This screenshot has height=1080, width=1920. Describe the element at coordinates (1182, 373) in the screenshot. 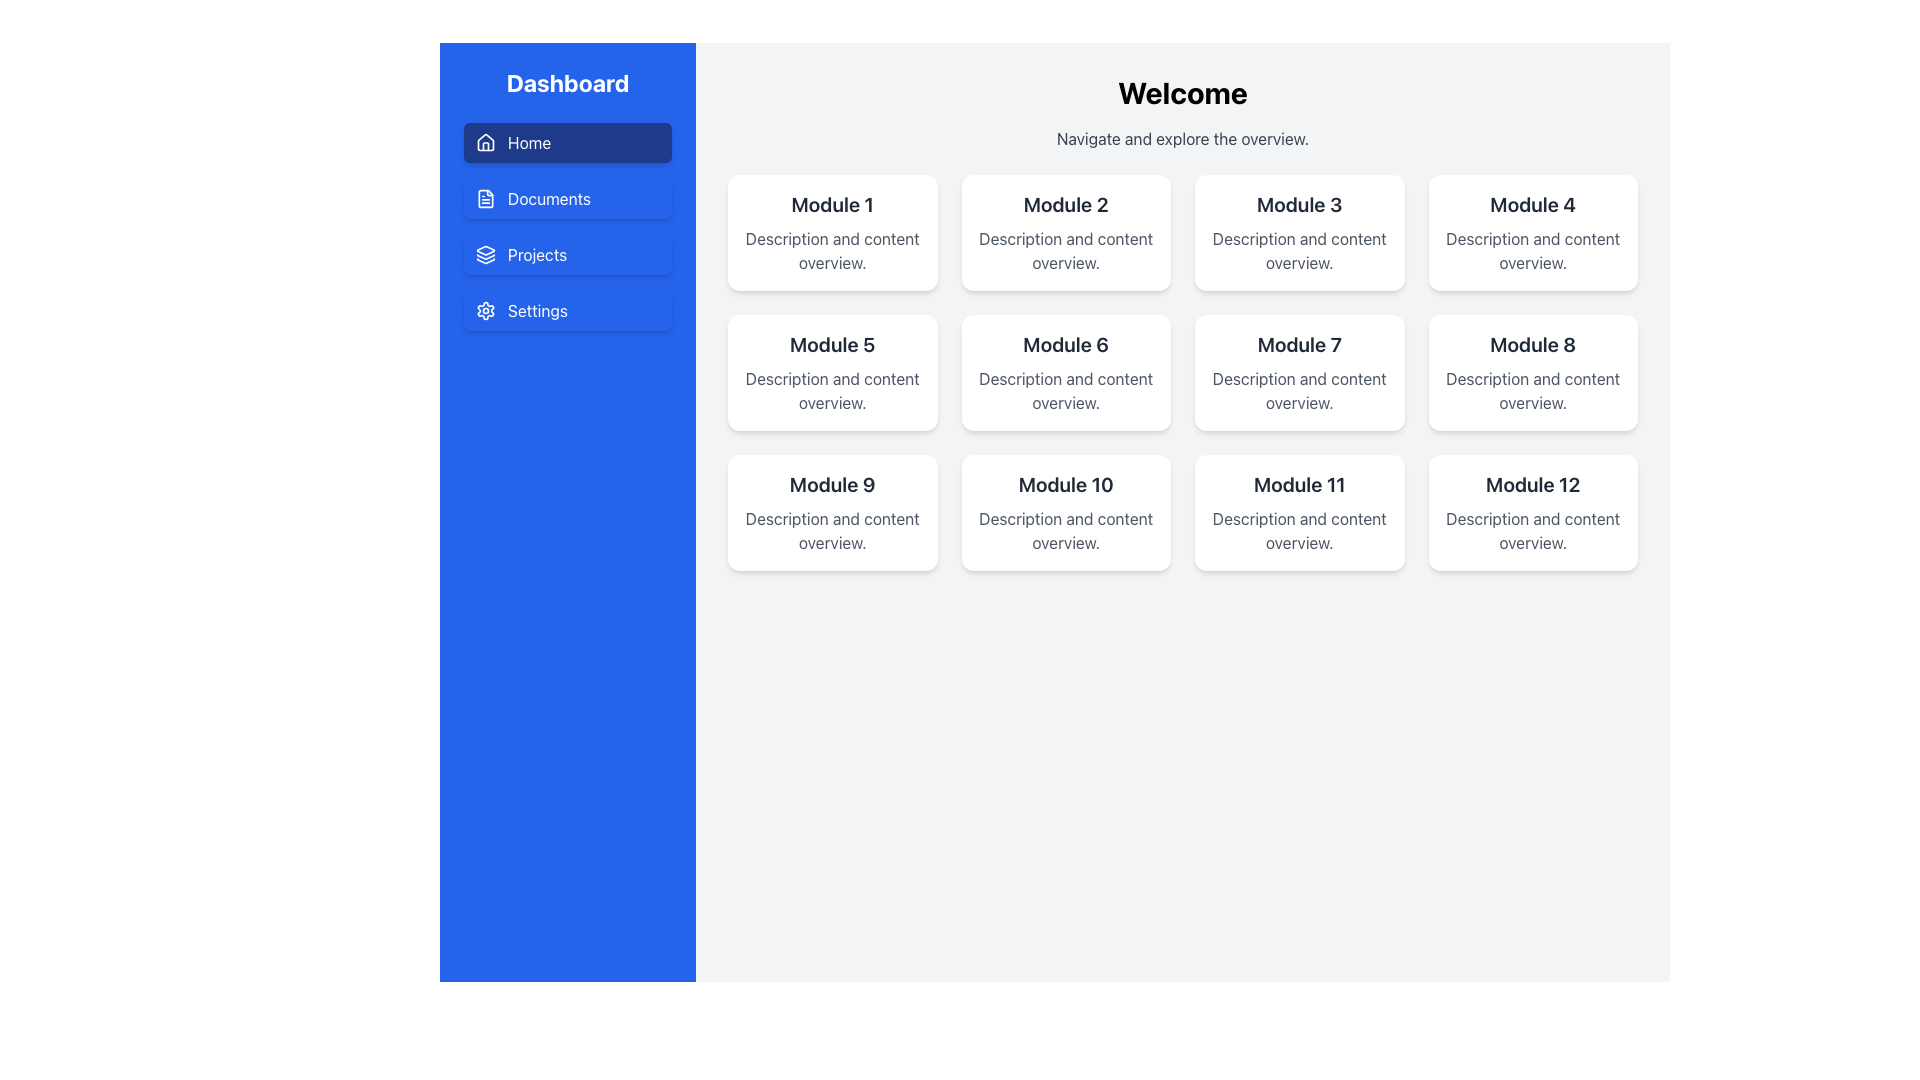

I see `the module in the grid displaying titles and descriptions` at that location.